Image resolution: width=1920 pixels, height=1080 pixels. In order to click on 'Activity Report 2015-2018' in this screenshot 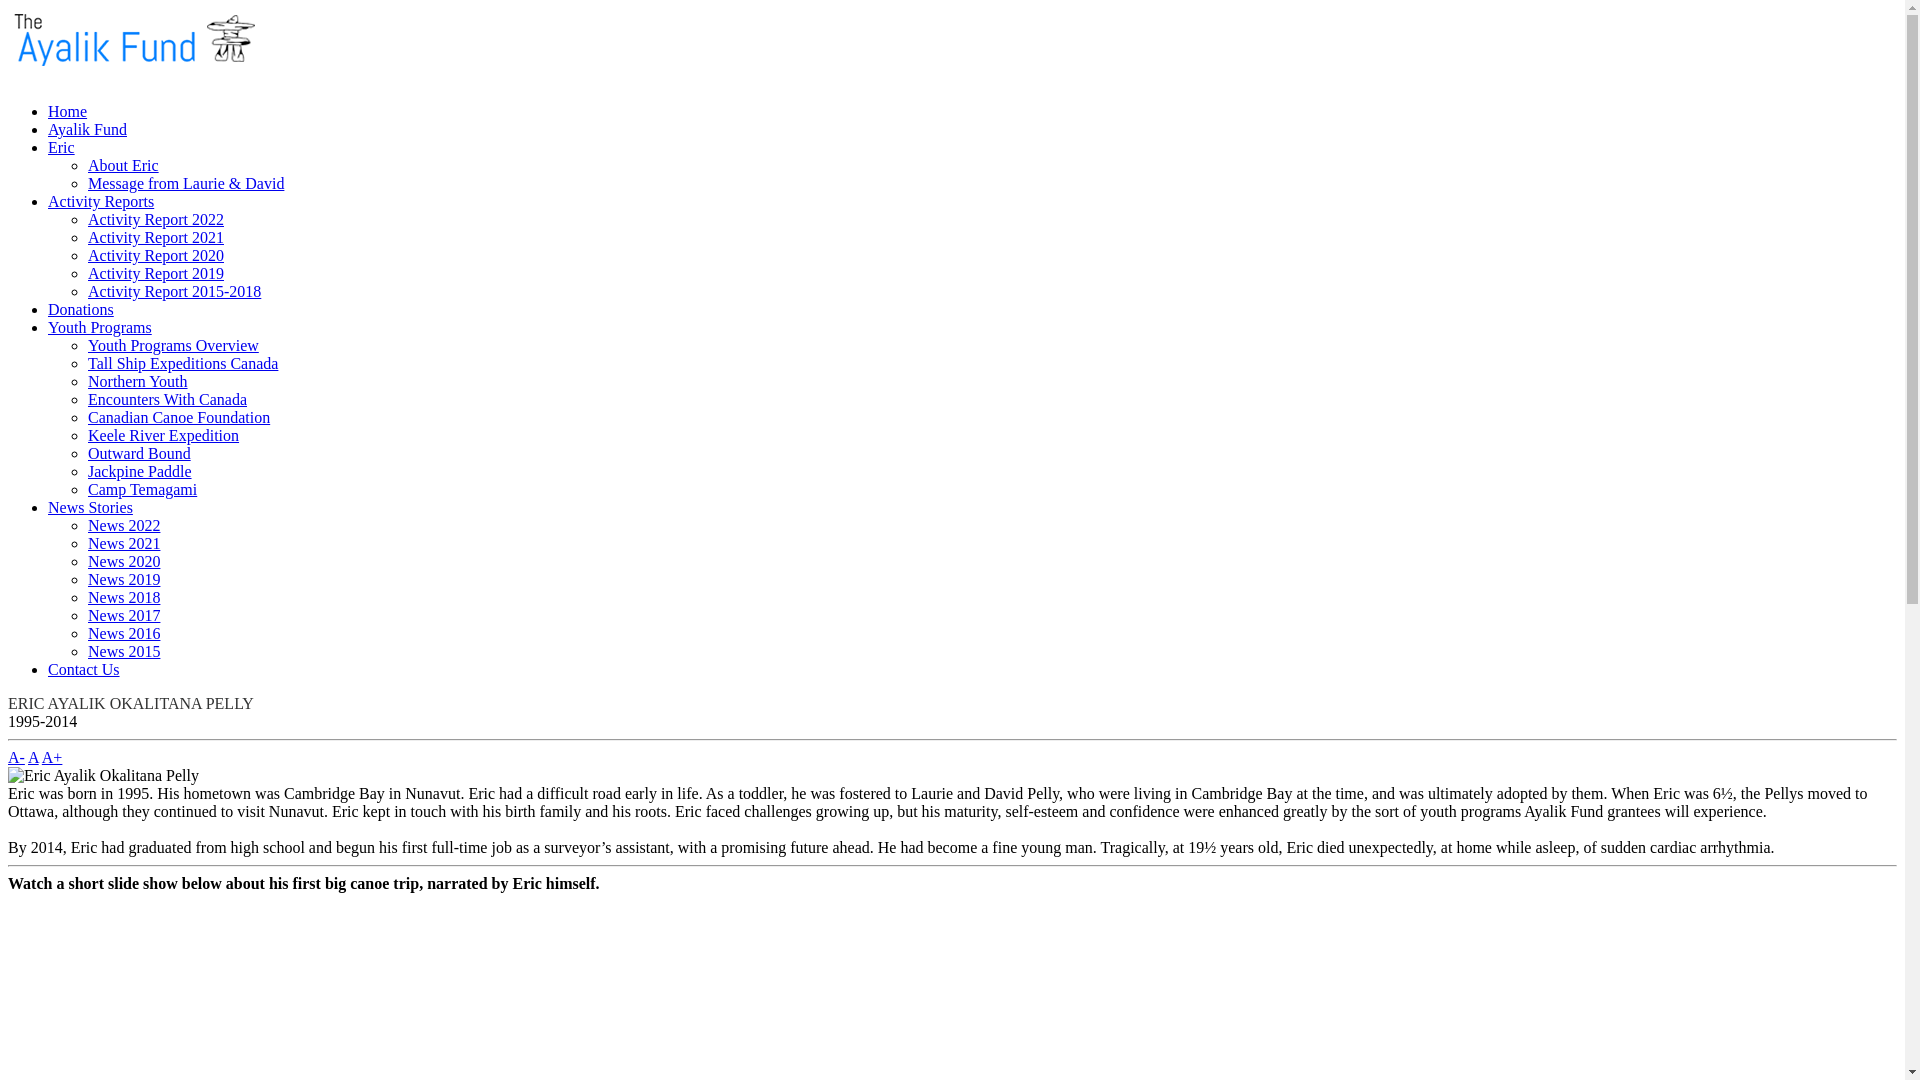, I will do `click(174, 291)`.